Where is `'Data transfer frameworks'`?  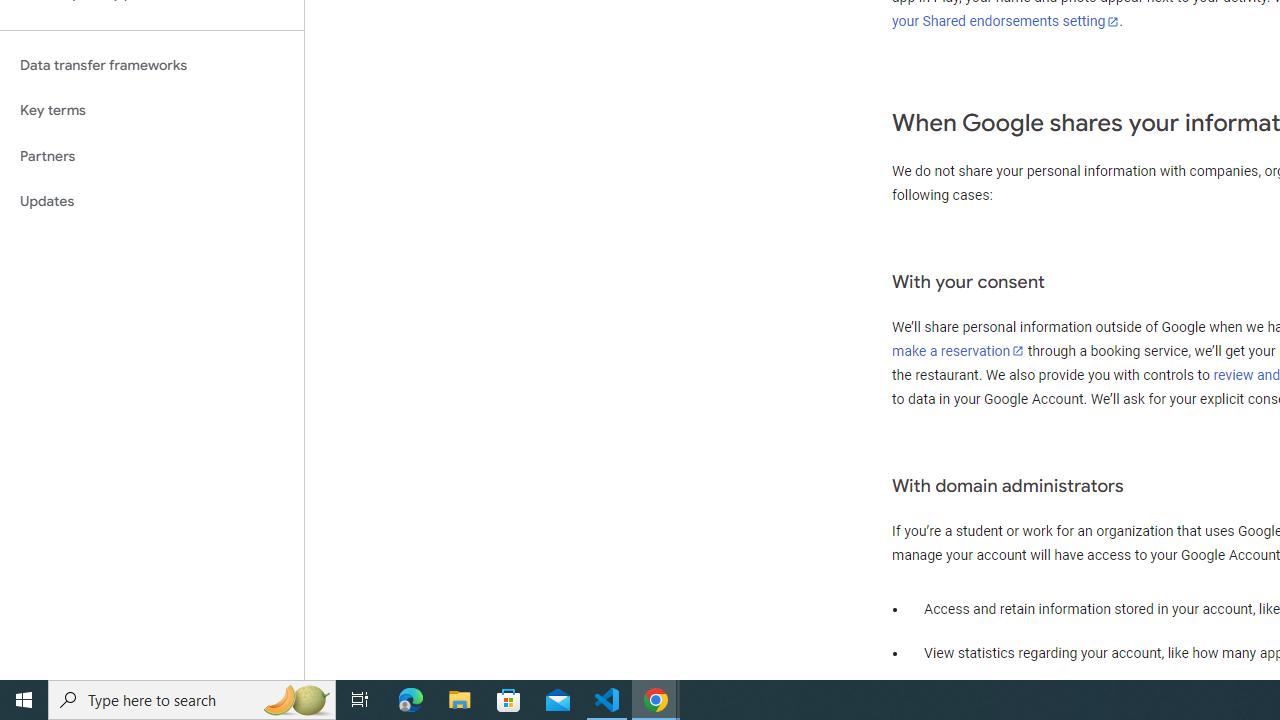 'Data transfer frameworks' is located at coordinates (151, 64).